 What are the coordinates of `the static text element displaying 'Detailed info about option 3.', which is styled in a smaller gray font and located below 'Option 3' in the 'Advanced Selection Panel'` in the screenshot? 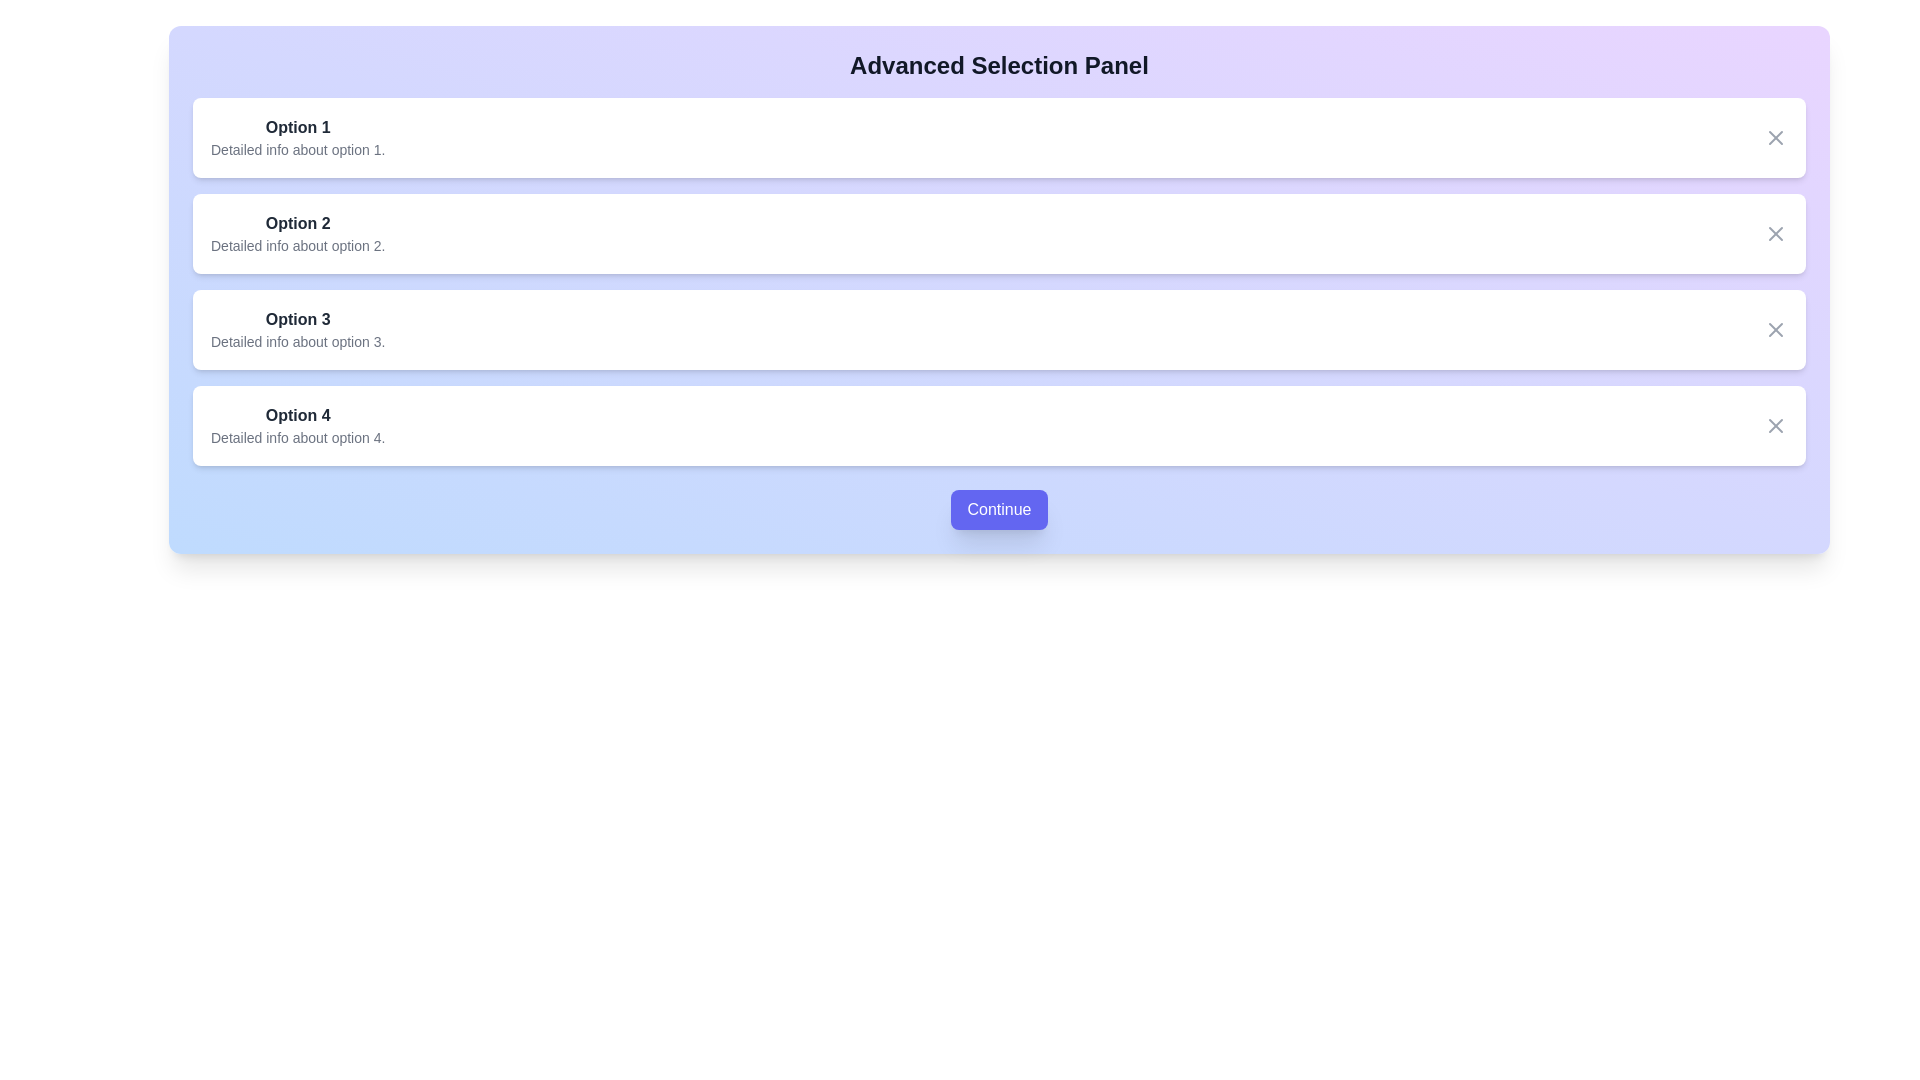 It's located at (297, 341).